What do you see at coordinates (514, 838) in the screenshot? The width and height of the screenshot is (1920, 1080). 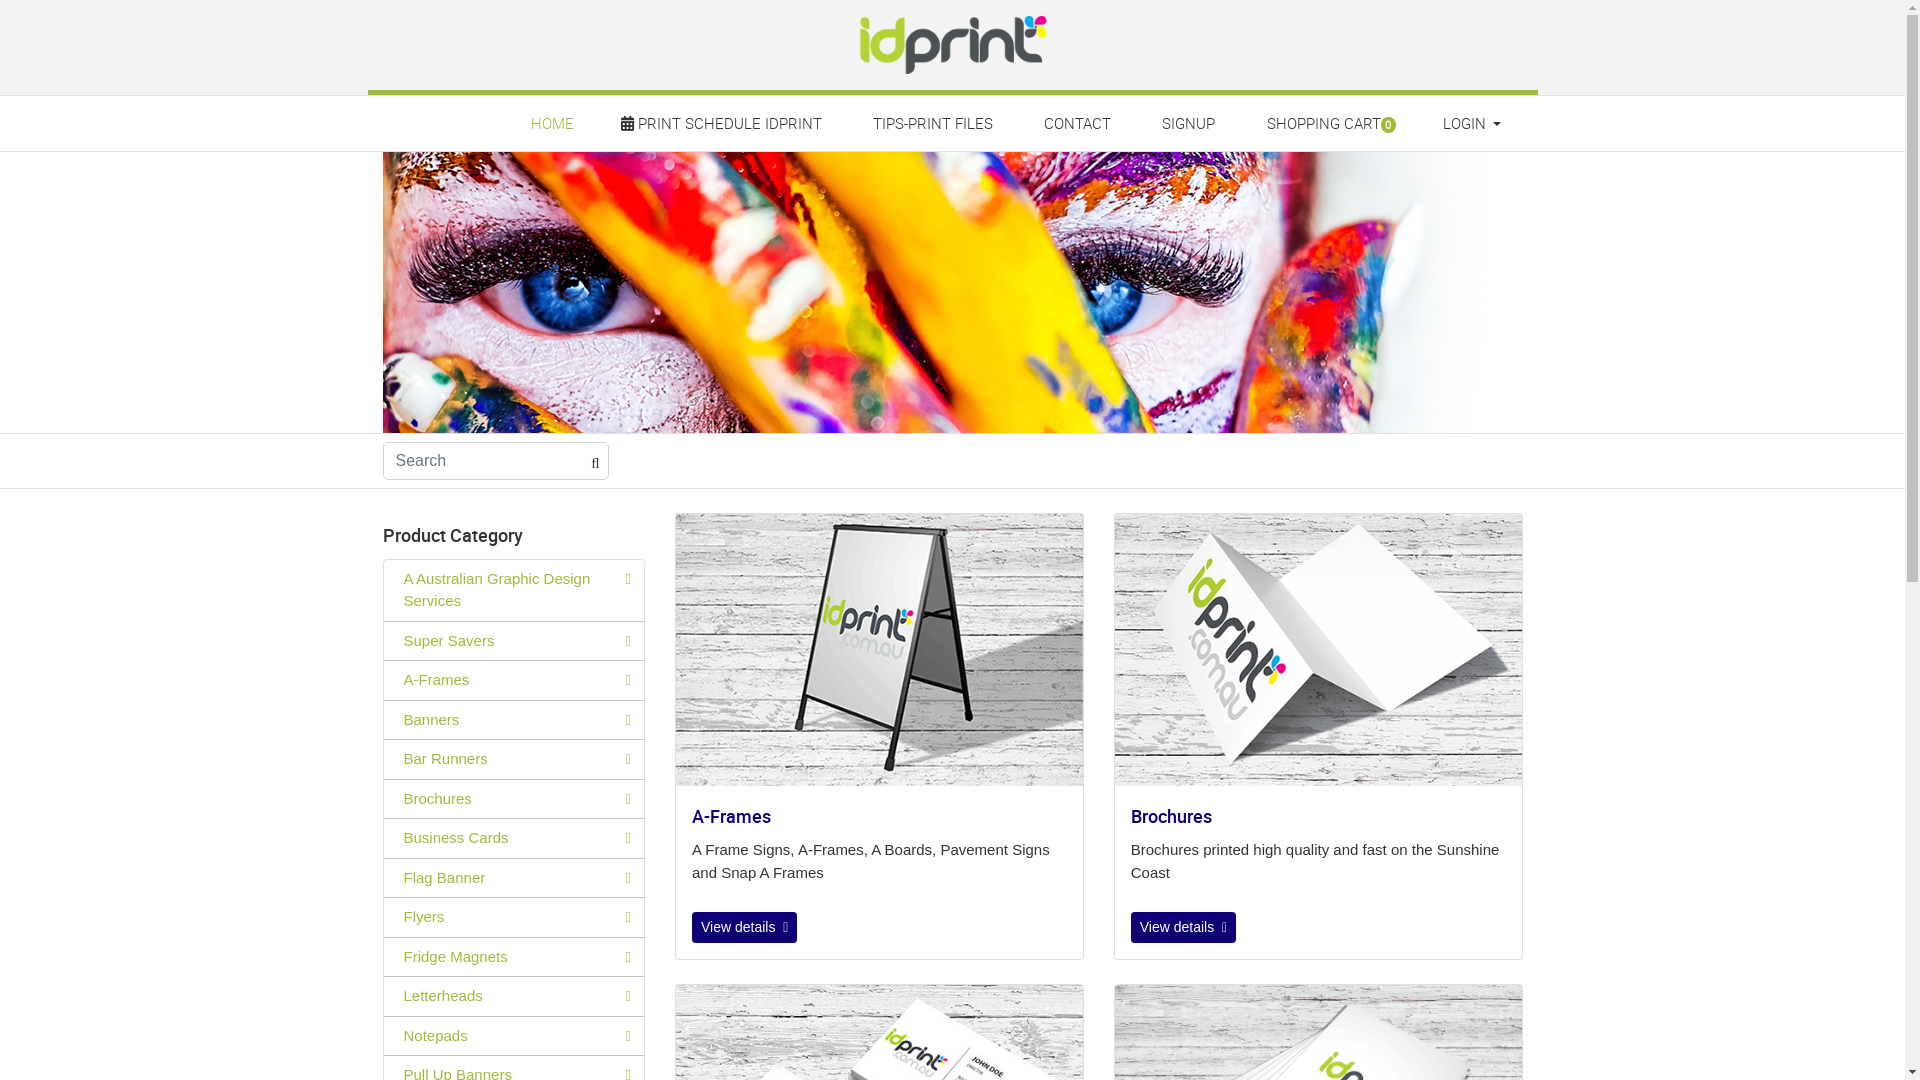 I see `'Business Cards'` at bounding box center [514, 838].